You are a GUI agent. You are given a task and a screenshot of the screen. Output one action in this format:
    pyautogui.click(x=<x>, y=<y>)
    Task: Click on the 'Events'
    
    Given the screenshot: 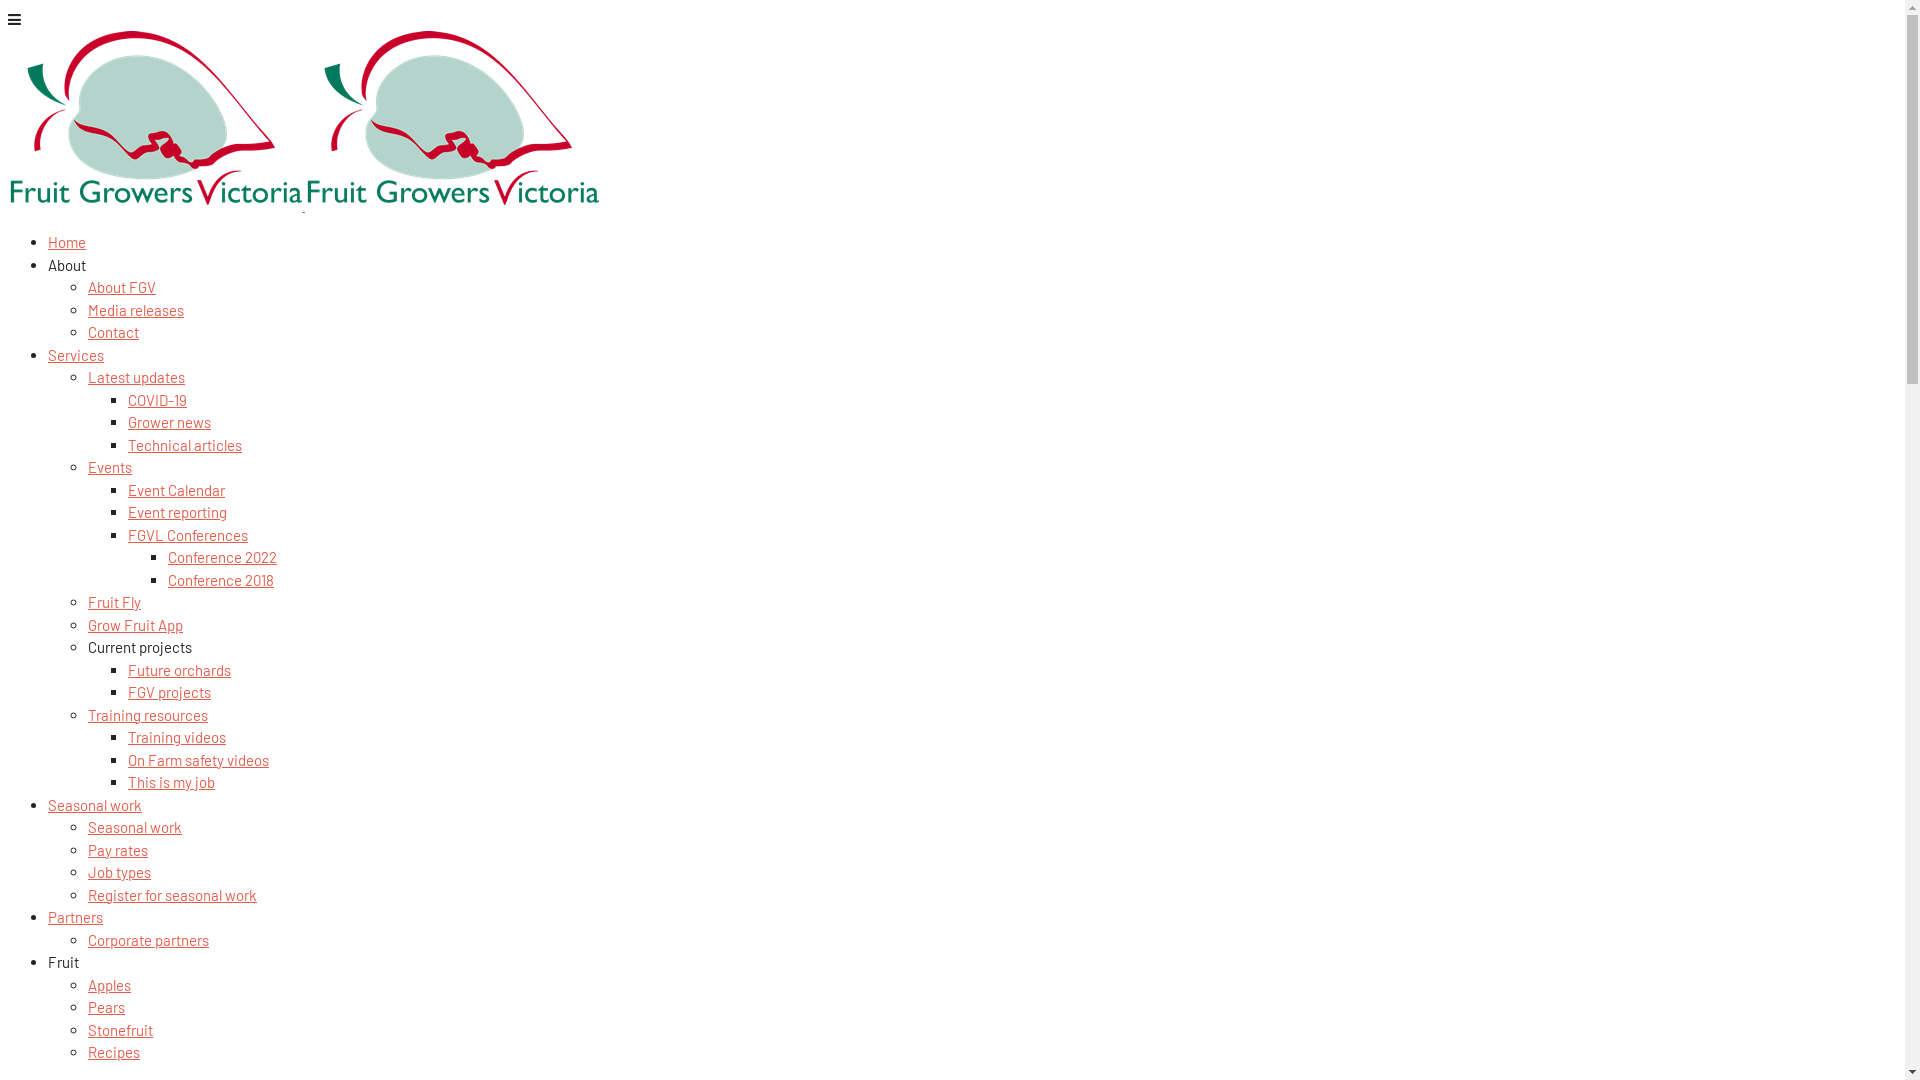 What is the action you would take?
    pyautogui.click(x=109, y=466)
    